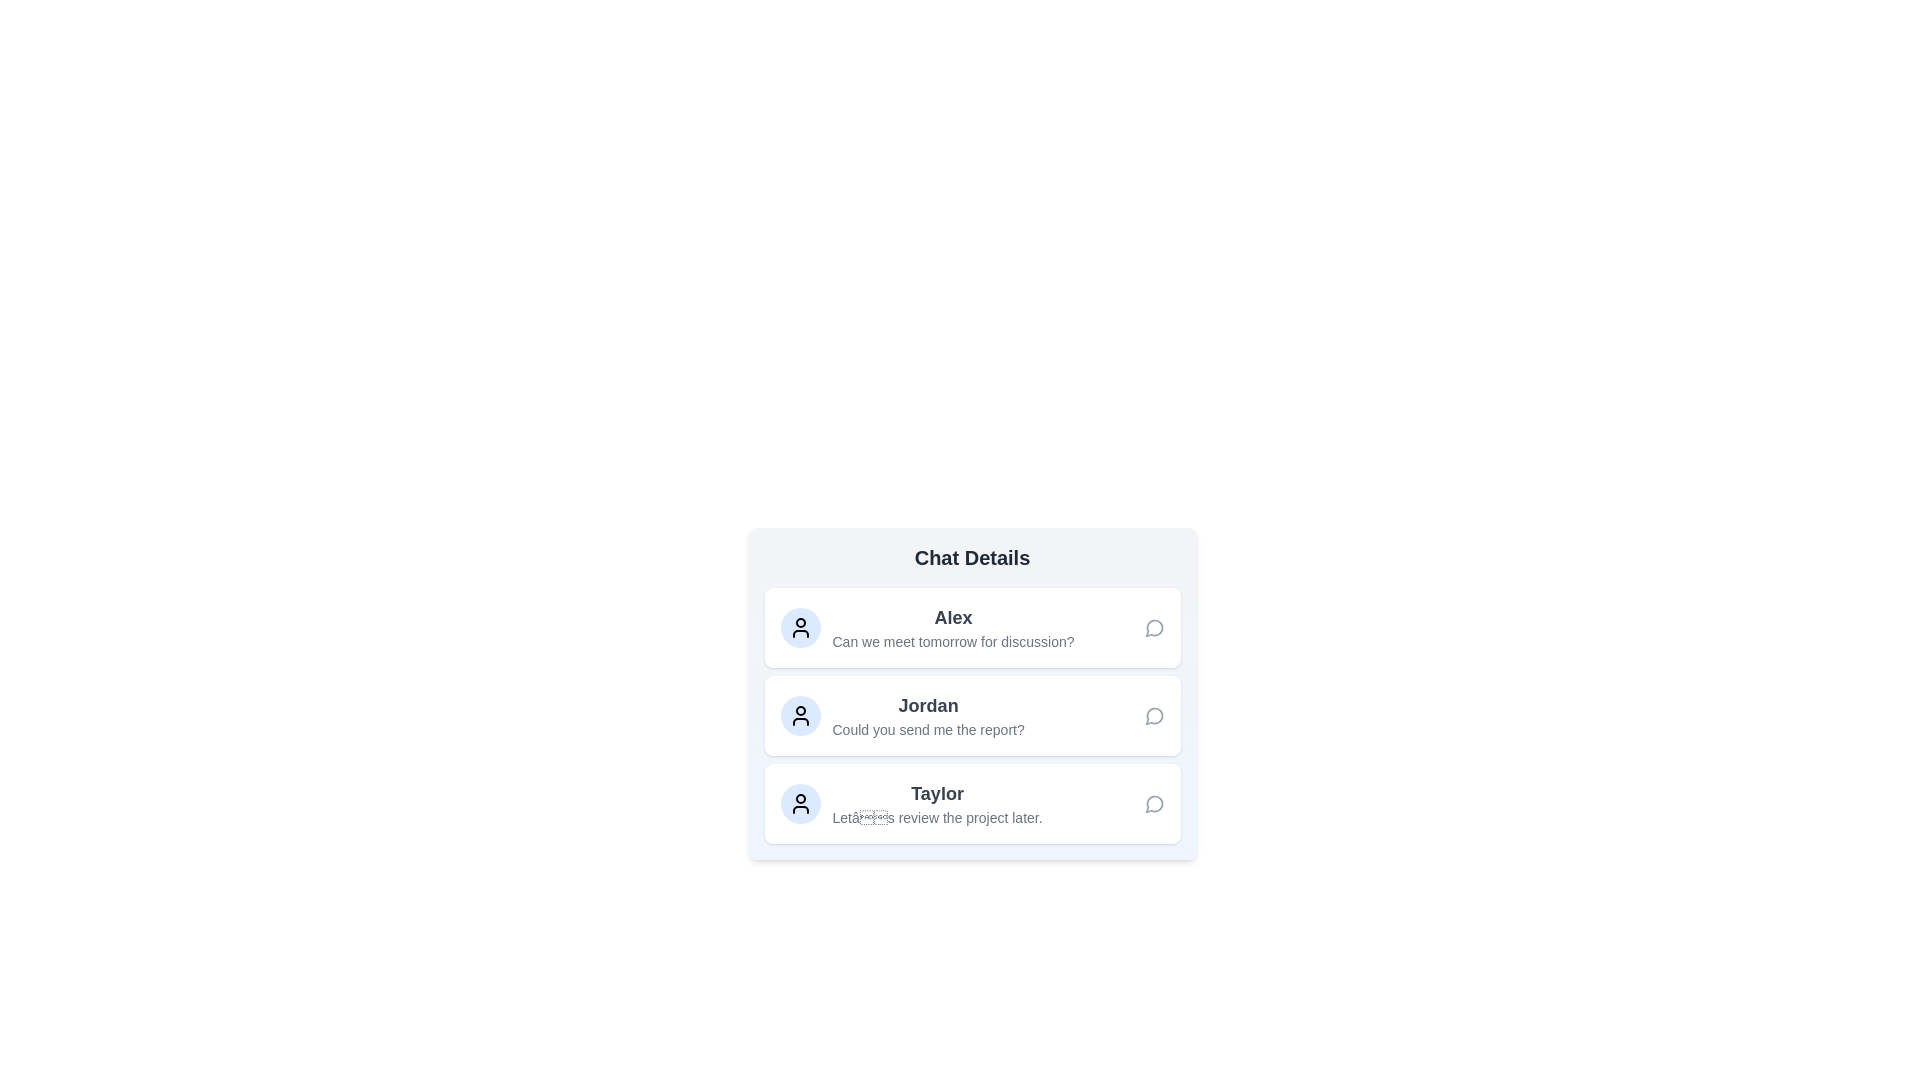  Describe the element at coordinates (1154, 802) in the screenshot. I see `the chat icon for the user Taylor` at that location.